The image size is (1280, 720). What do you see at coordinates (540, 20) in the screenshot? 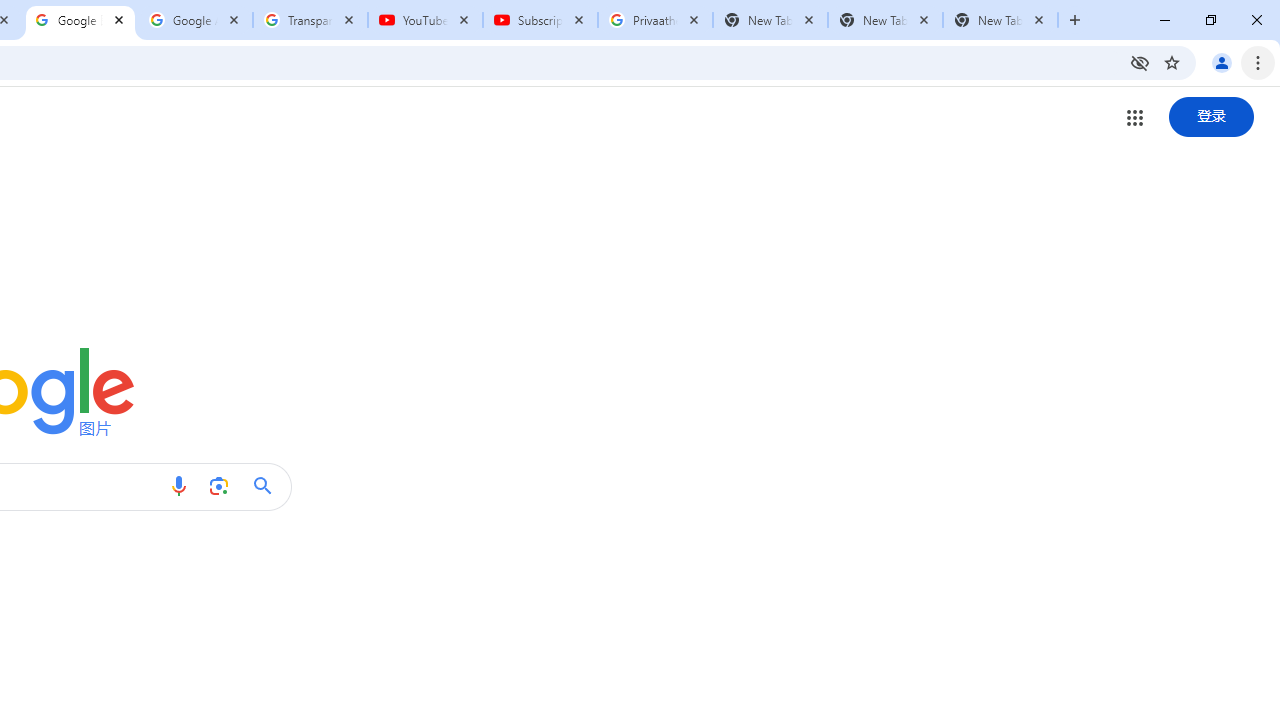
I see `'Subscriptions - YouTube'` at bounding box center [540, 20].